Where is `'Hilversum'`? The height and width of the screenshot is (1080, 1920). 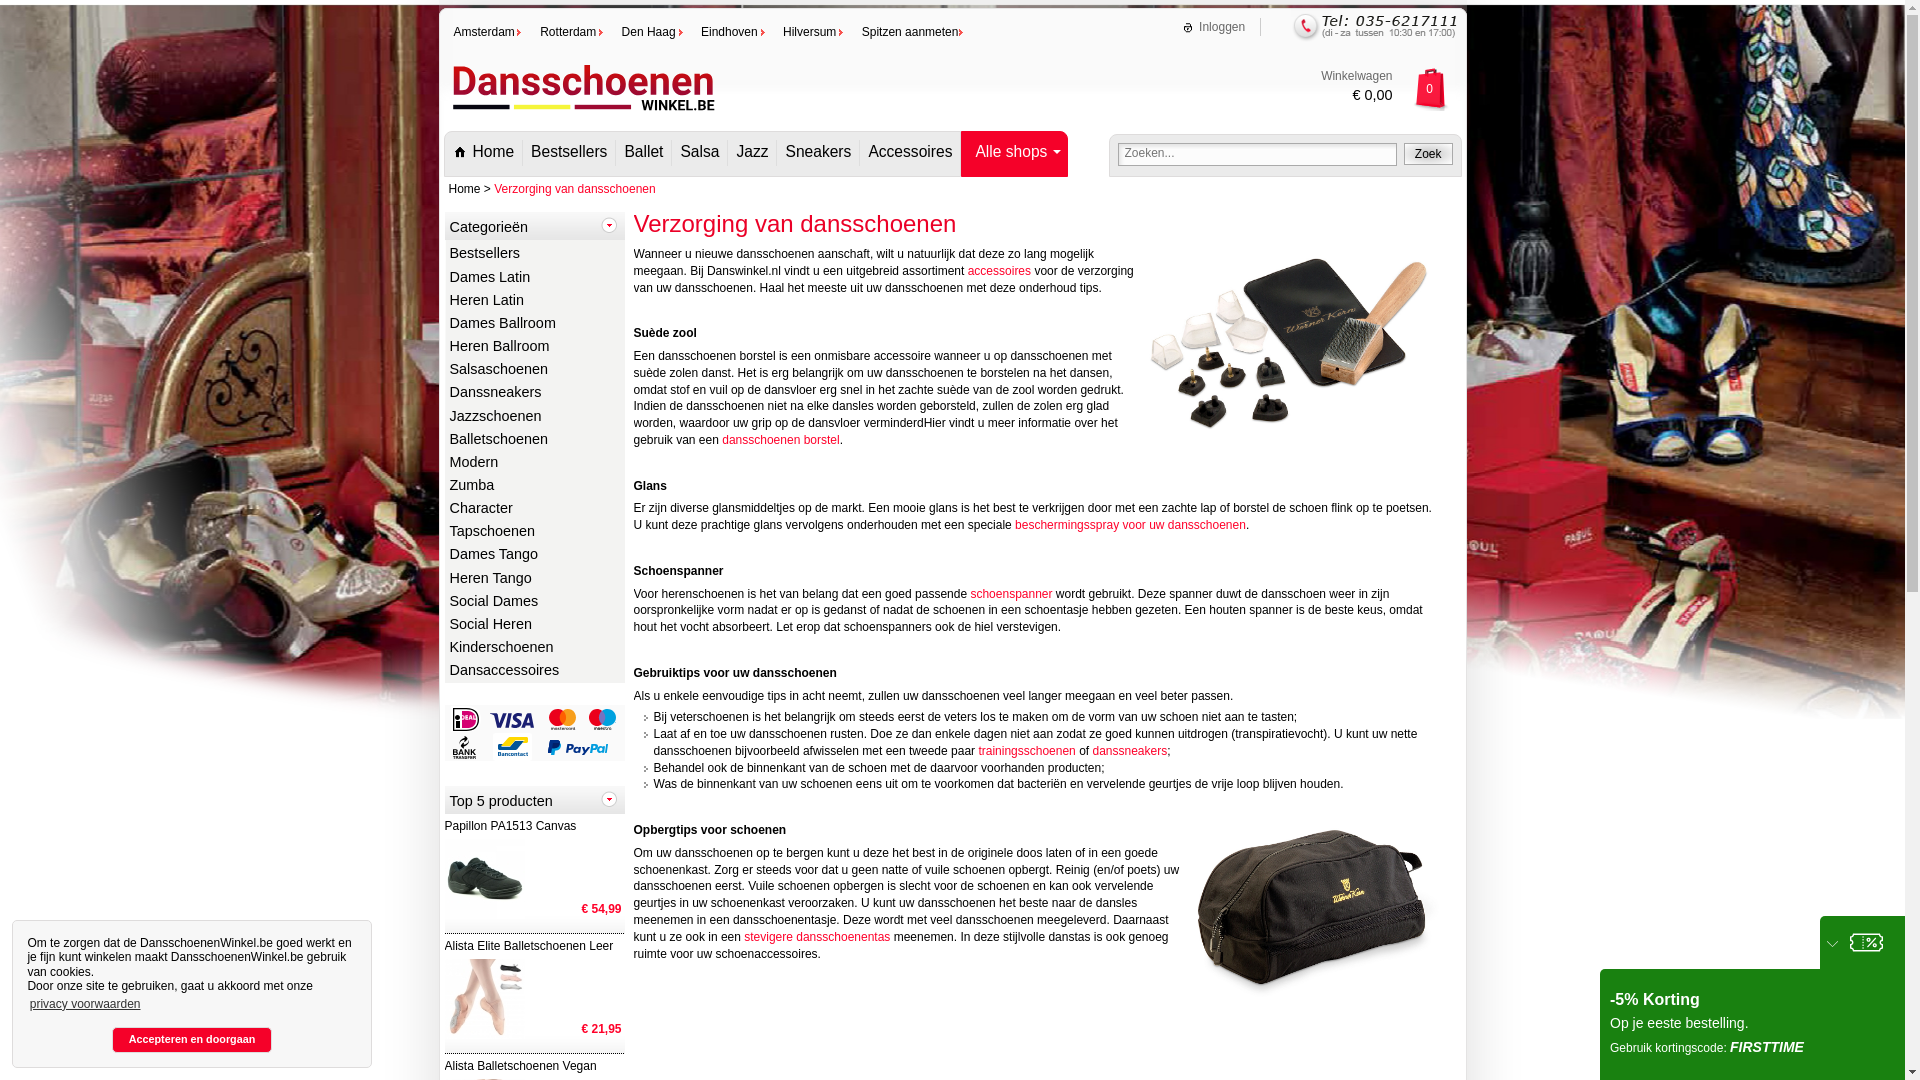 'Hilversum' is located at coordinates (814, 31).